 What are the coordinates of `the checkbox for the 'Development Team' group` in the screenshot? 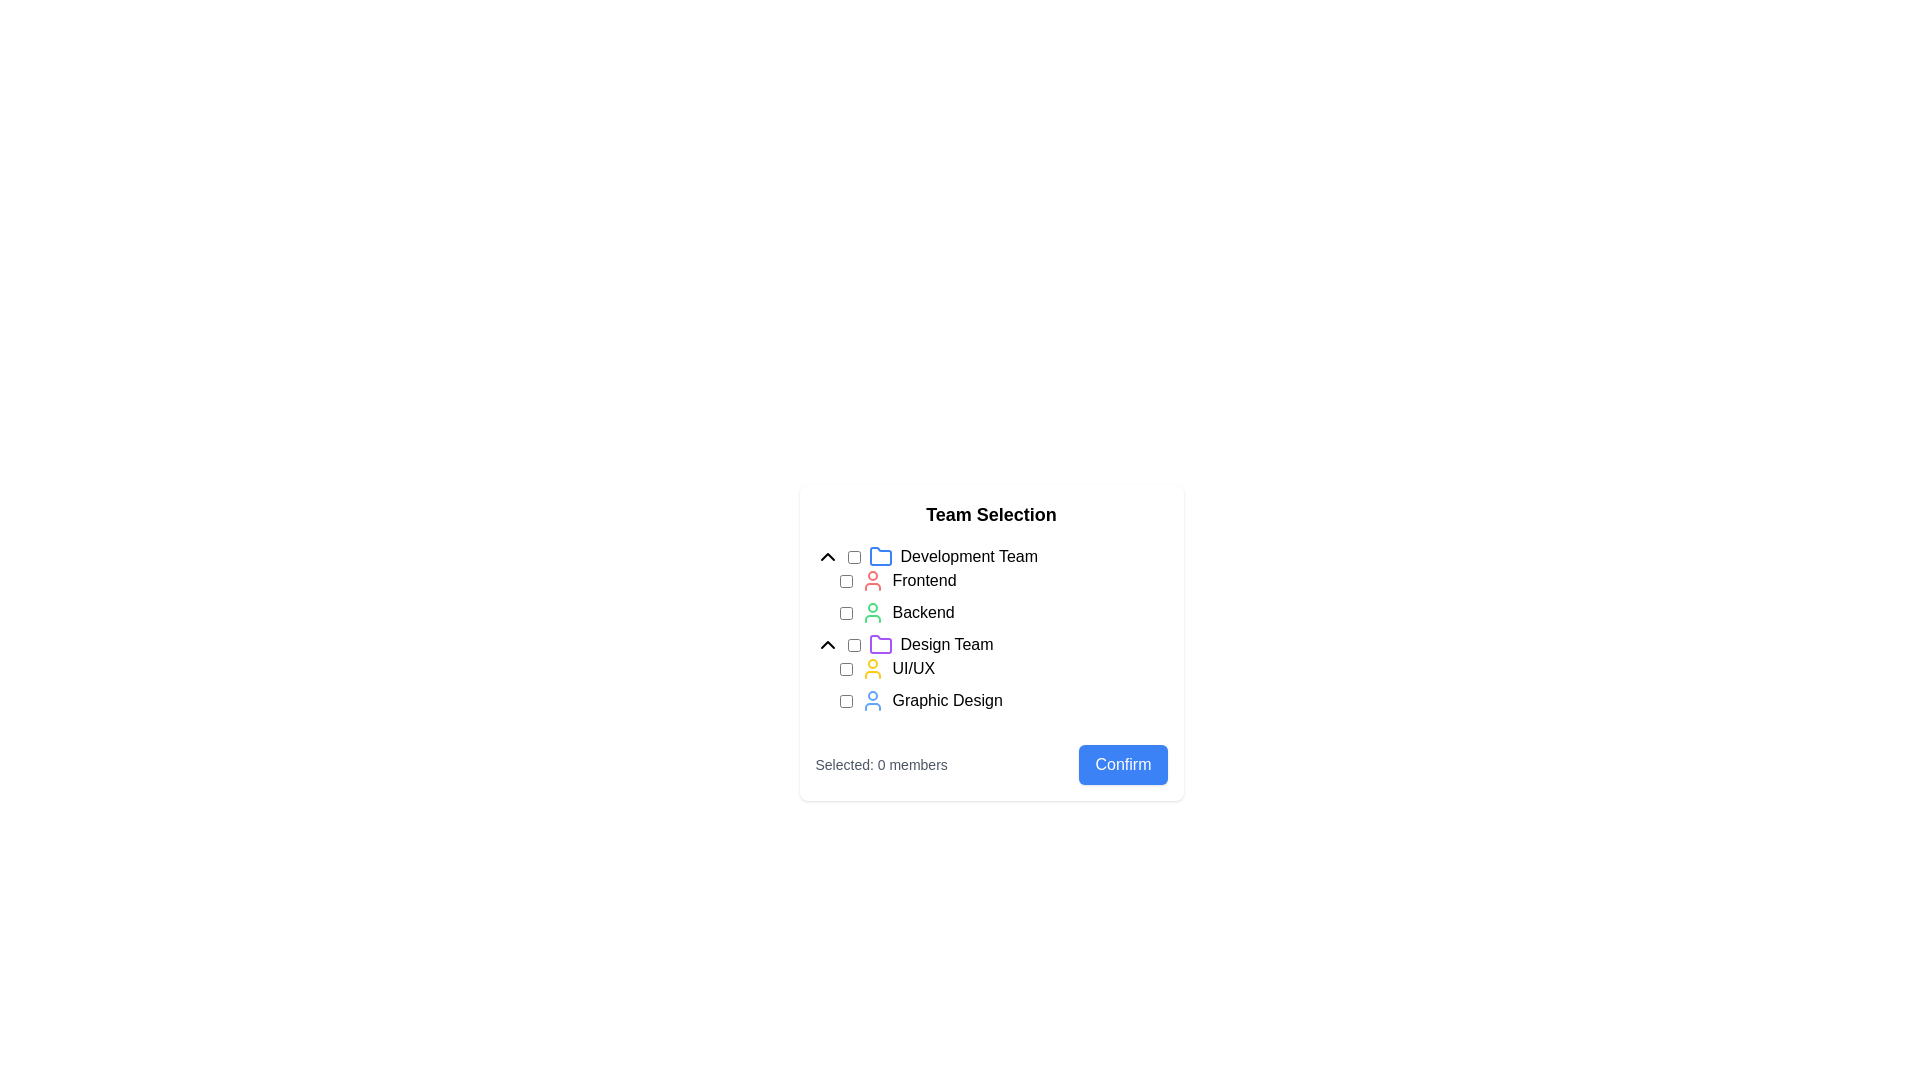 It's located at (854, 556).